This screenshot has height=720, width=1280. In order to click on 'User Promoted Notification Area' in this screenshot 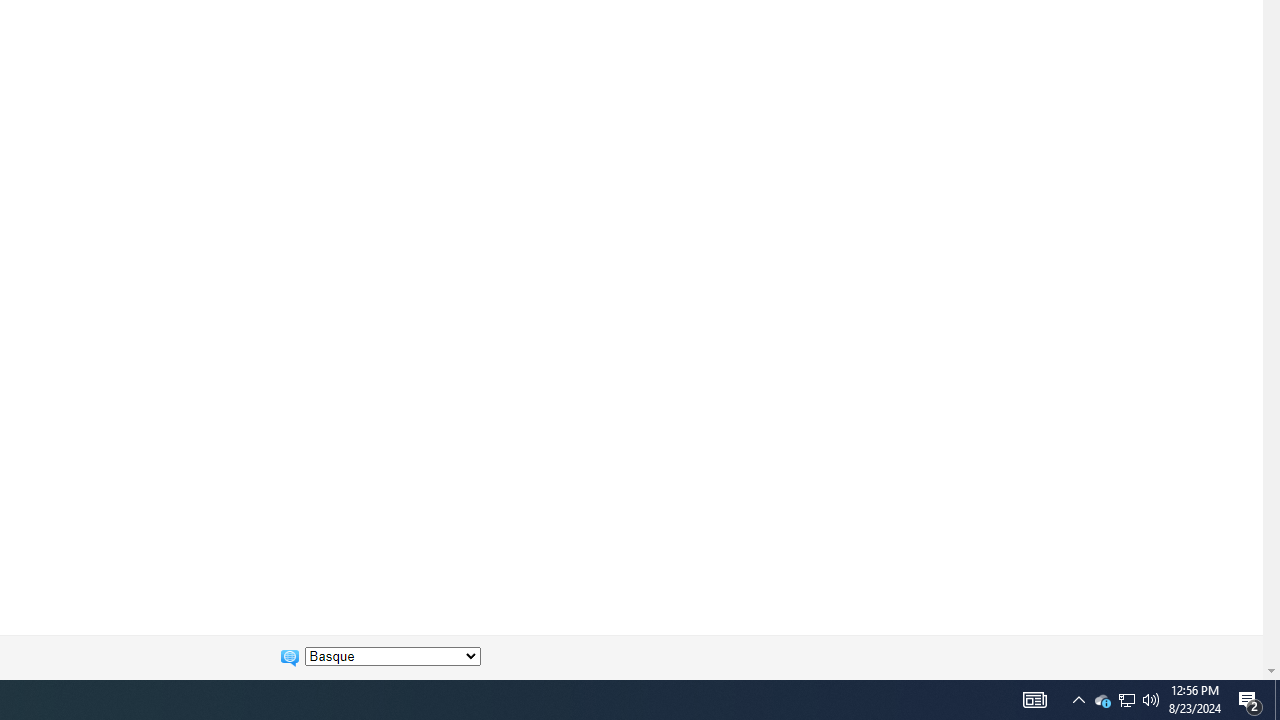, I will do `click(1127, 698)`.